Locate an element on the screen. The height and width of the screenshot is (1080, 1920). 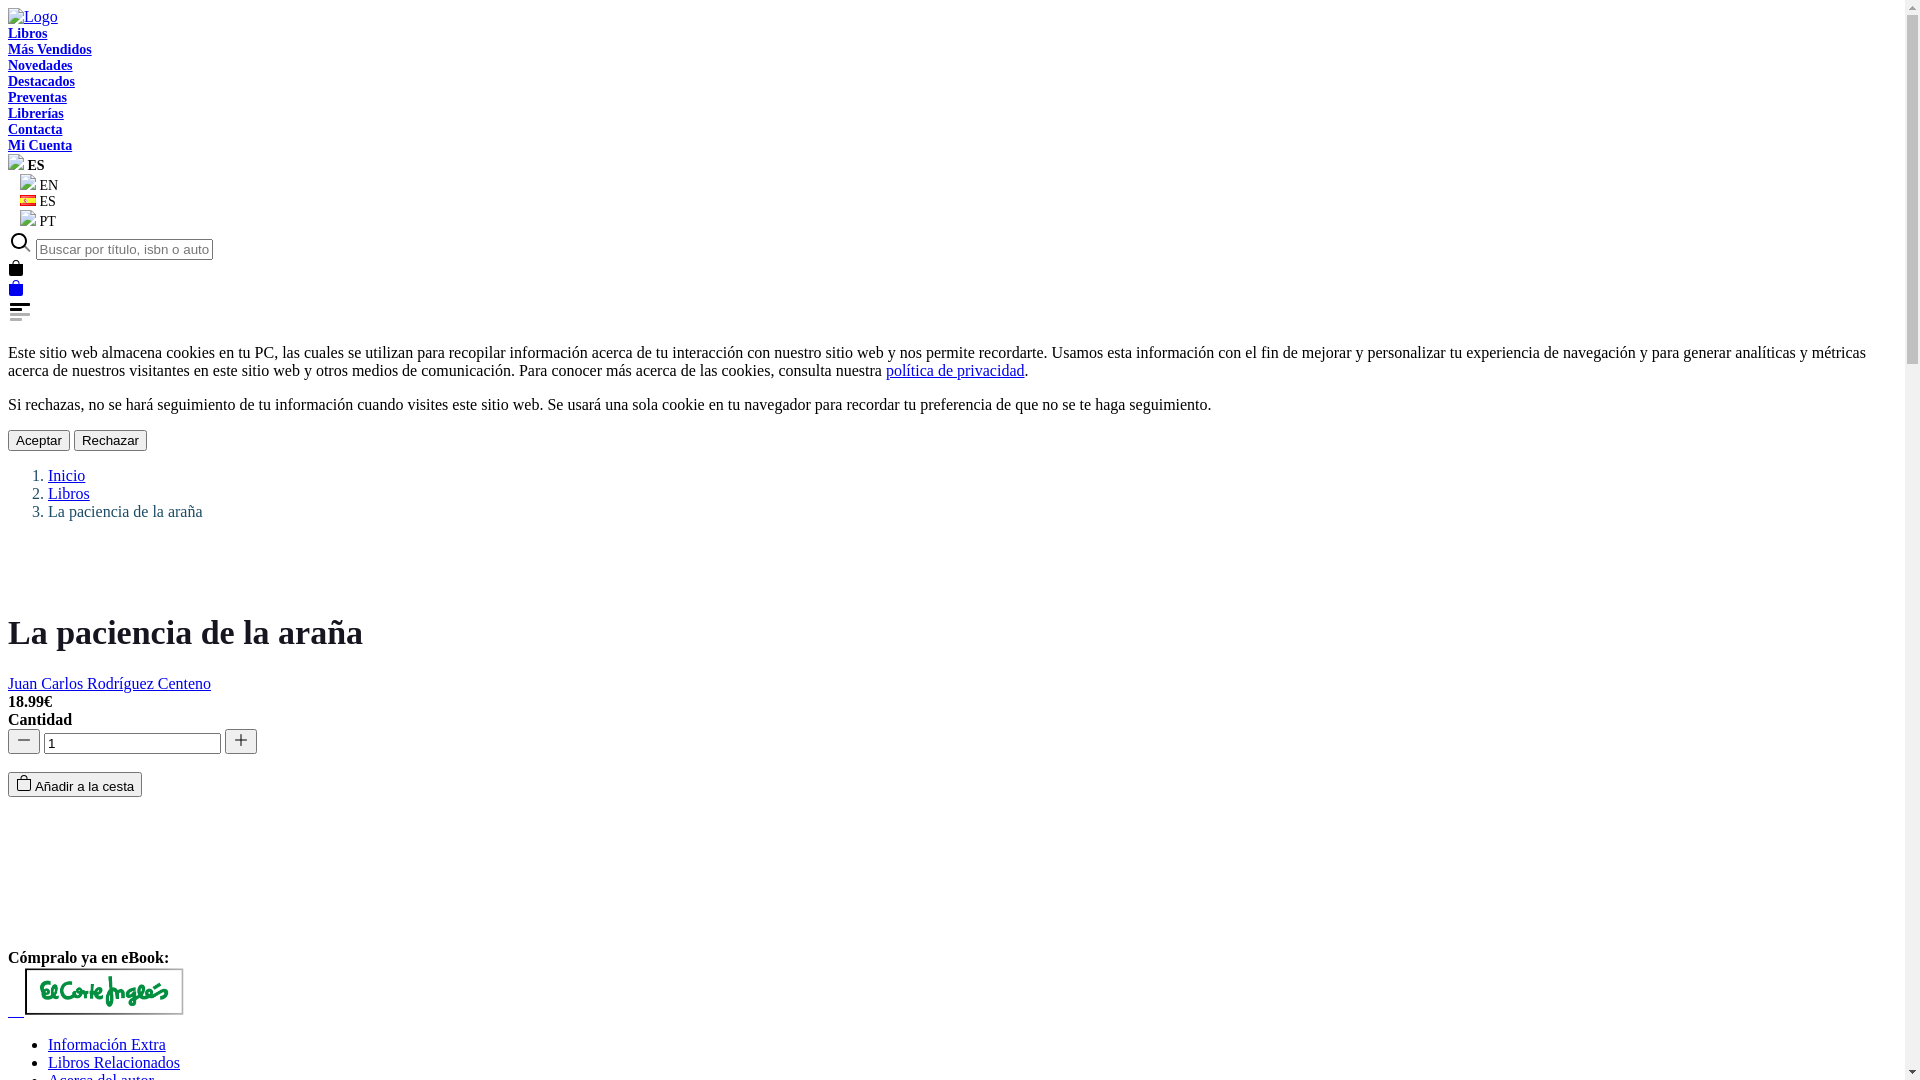
'Contacta' is located at coordinates (34, 129).